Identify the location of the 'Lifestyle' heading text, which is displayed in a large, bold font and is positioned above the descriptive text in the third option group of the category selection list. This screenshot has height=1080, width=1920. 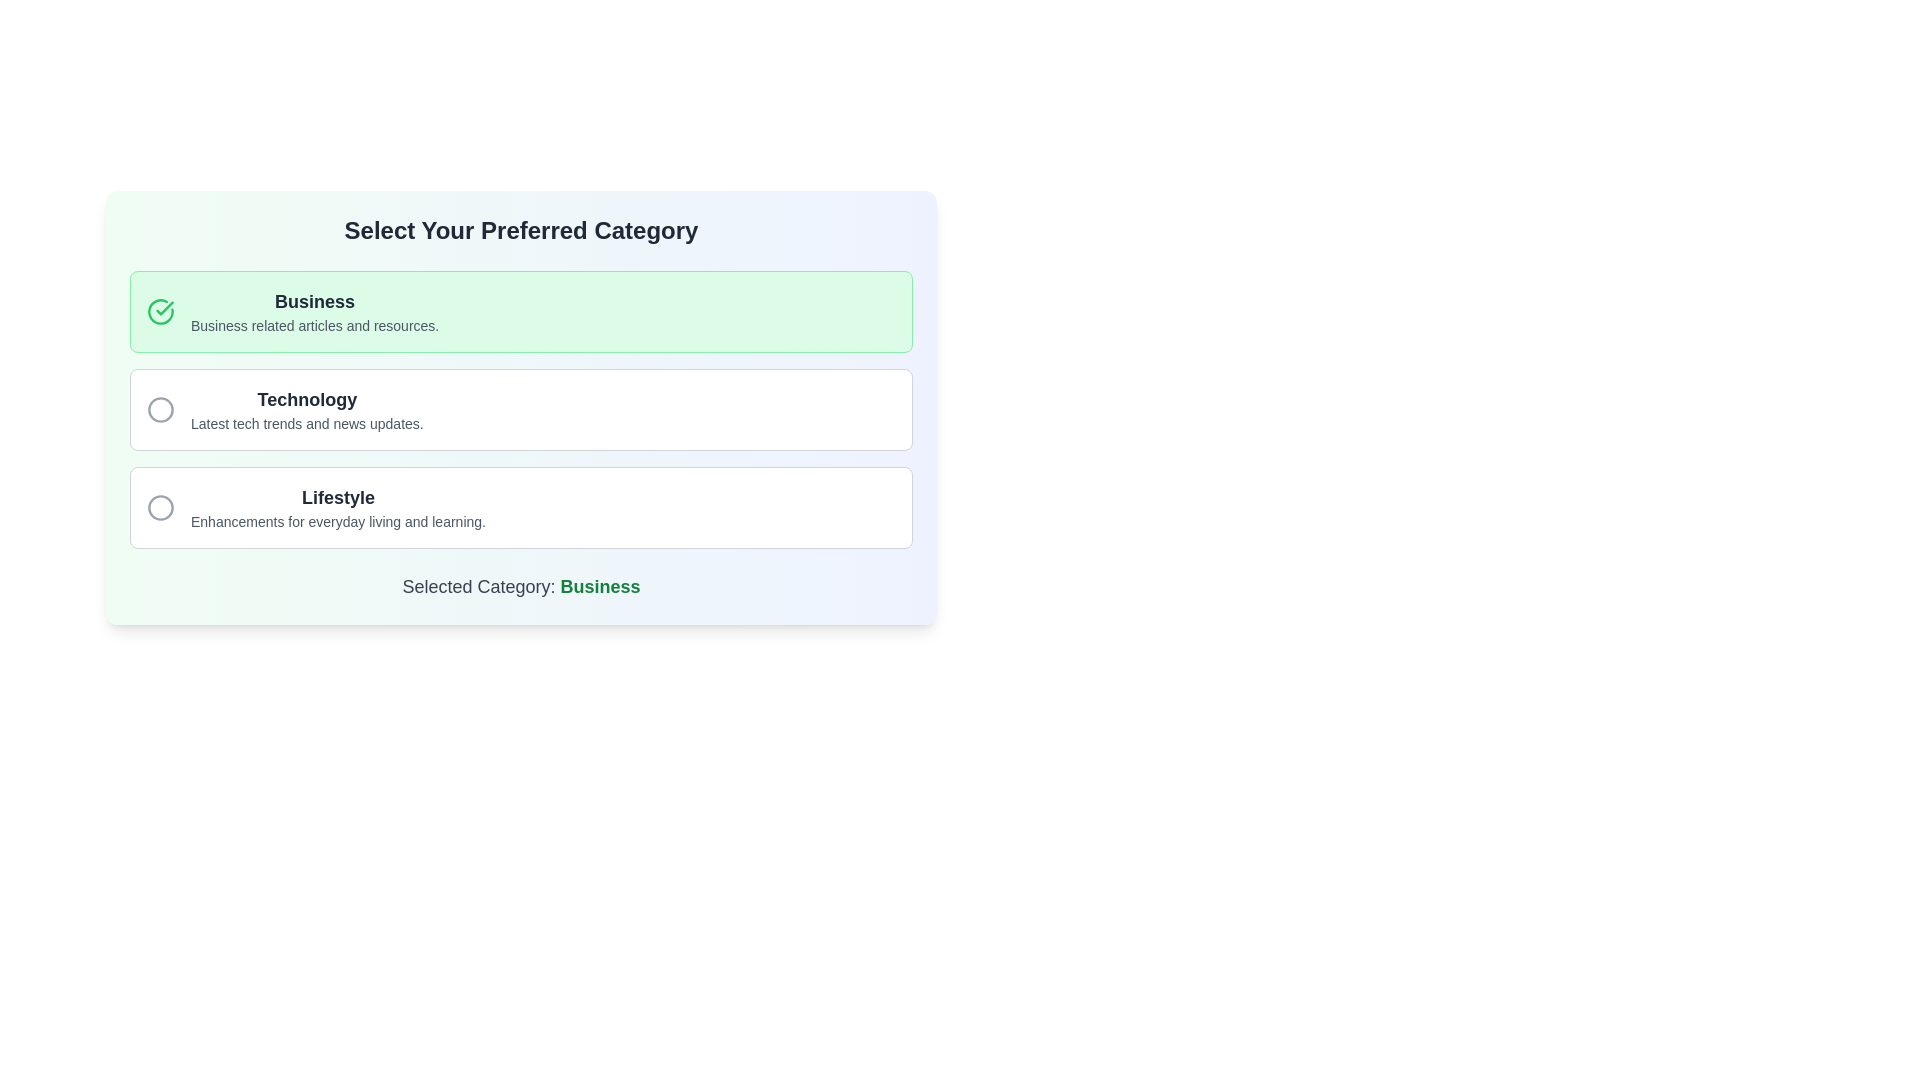
(338, 496).